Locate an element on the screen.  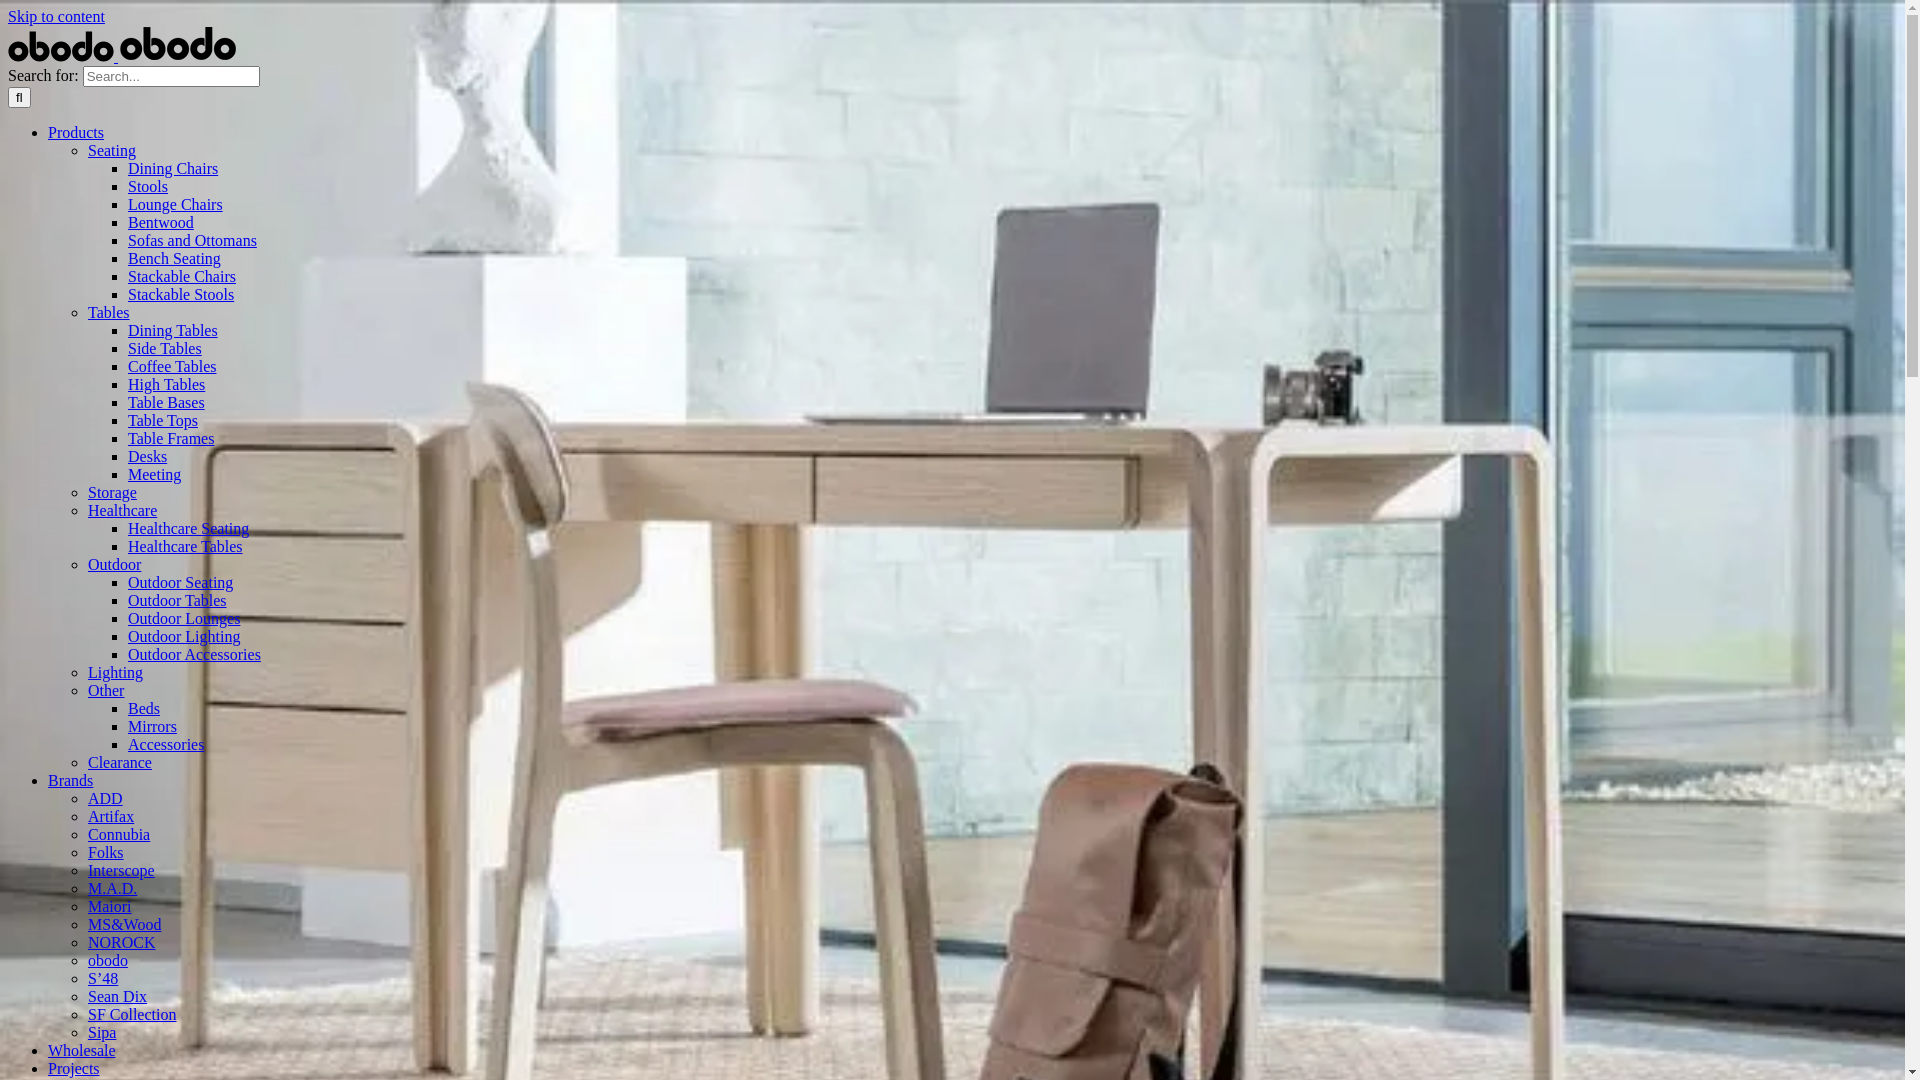
'Lounge Chairs' is located at coordinates (175, 204).